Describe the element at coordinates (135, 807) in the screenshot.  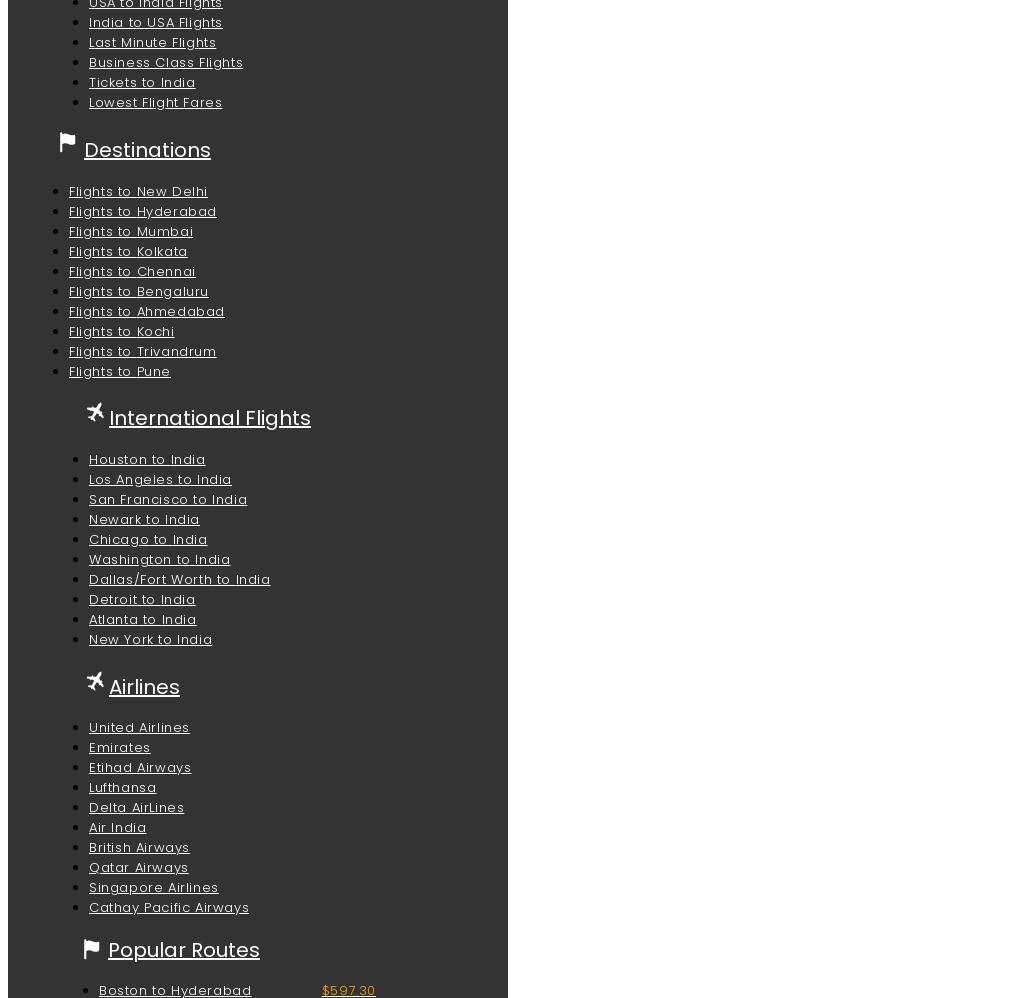
I see `'Delta AirLines'` at that location.